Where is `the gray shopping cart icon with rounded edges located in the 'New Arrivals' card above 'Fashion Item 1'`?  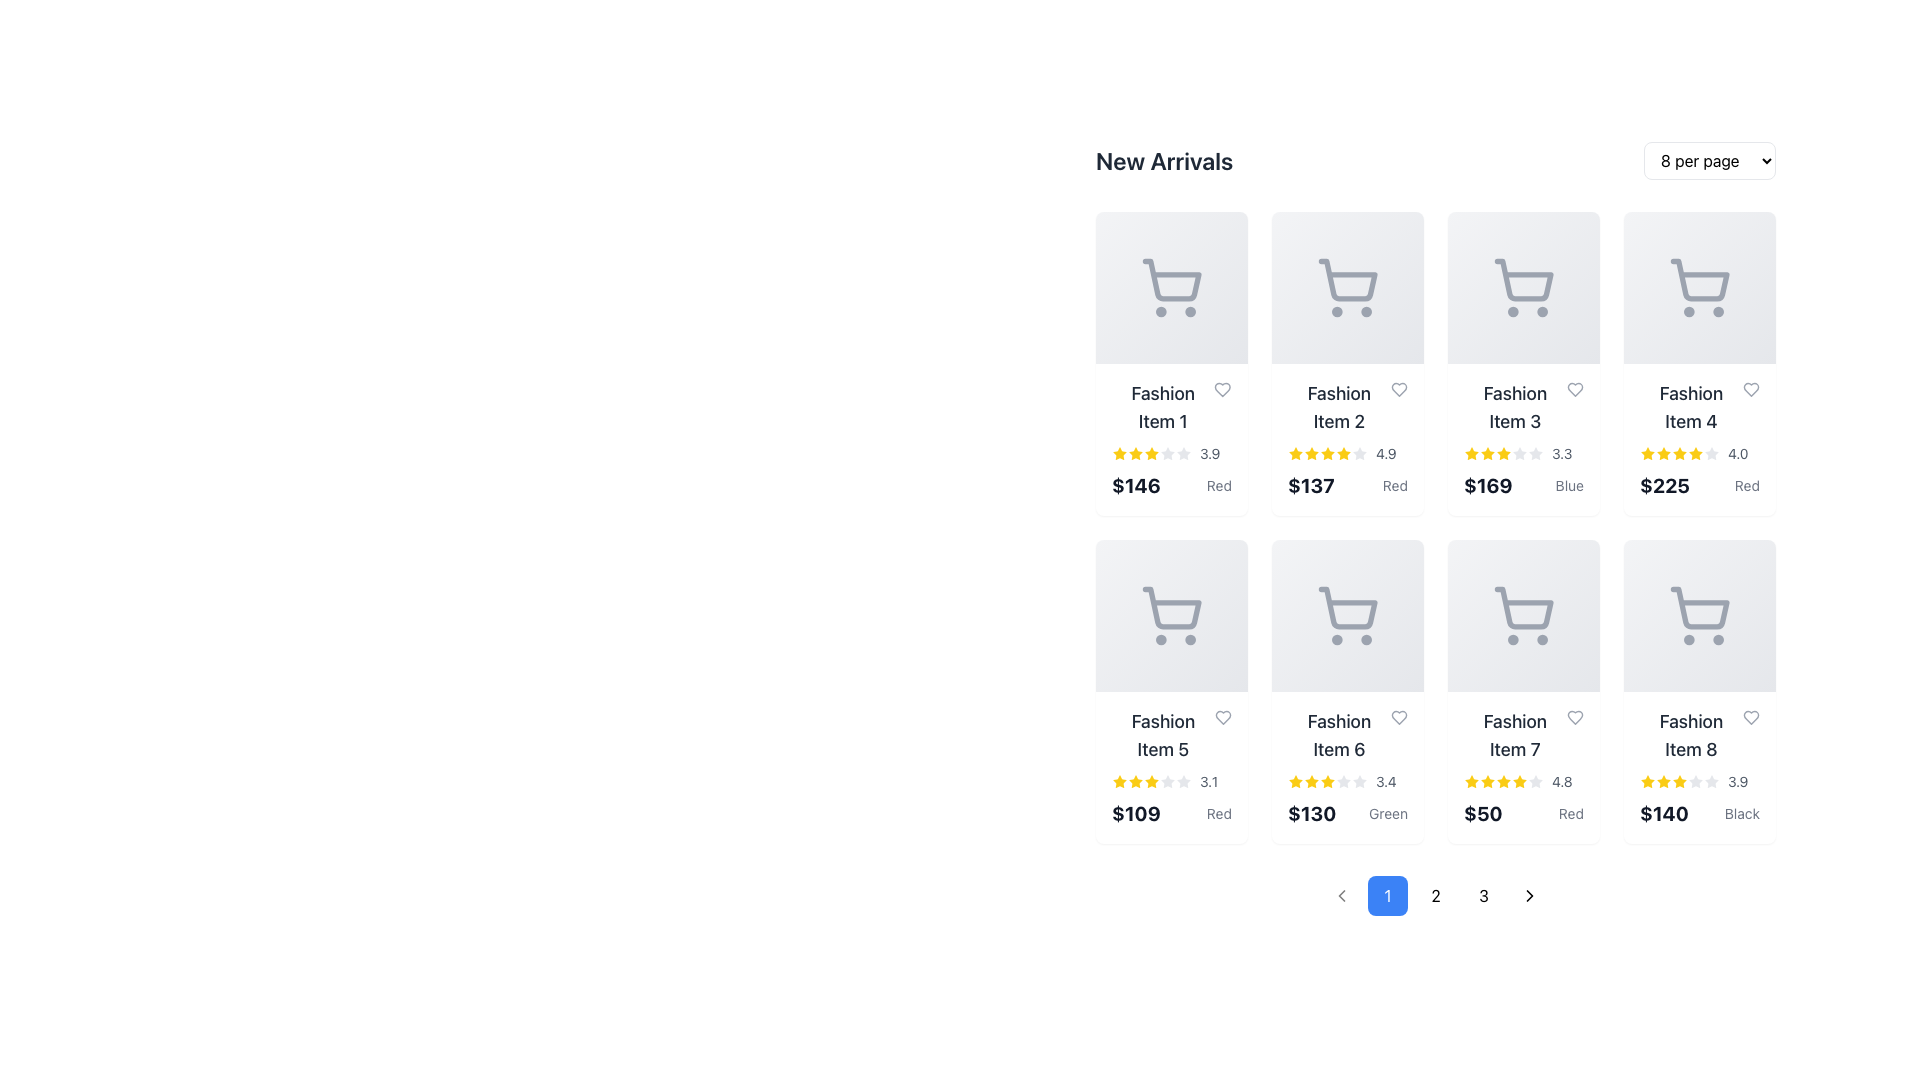 the gray shopping cart icon with rounded edges located in the 'New Arrivals' card above 'Fashion Item 1' is located at coordinates (1171, 288).